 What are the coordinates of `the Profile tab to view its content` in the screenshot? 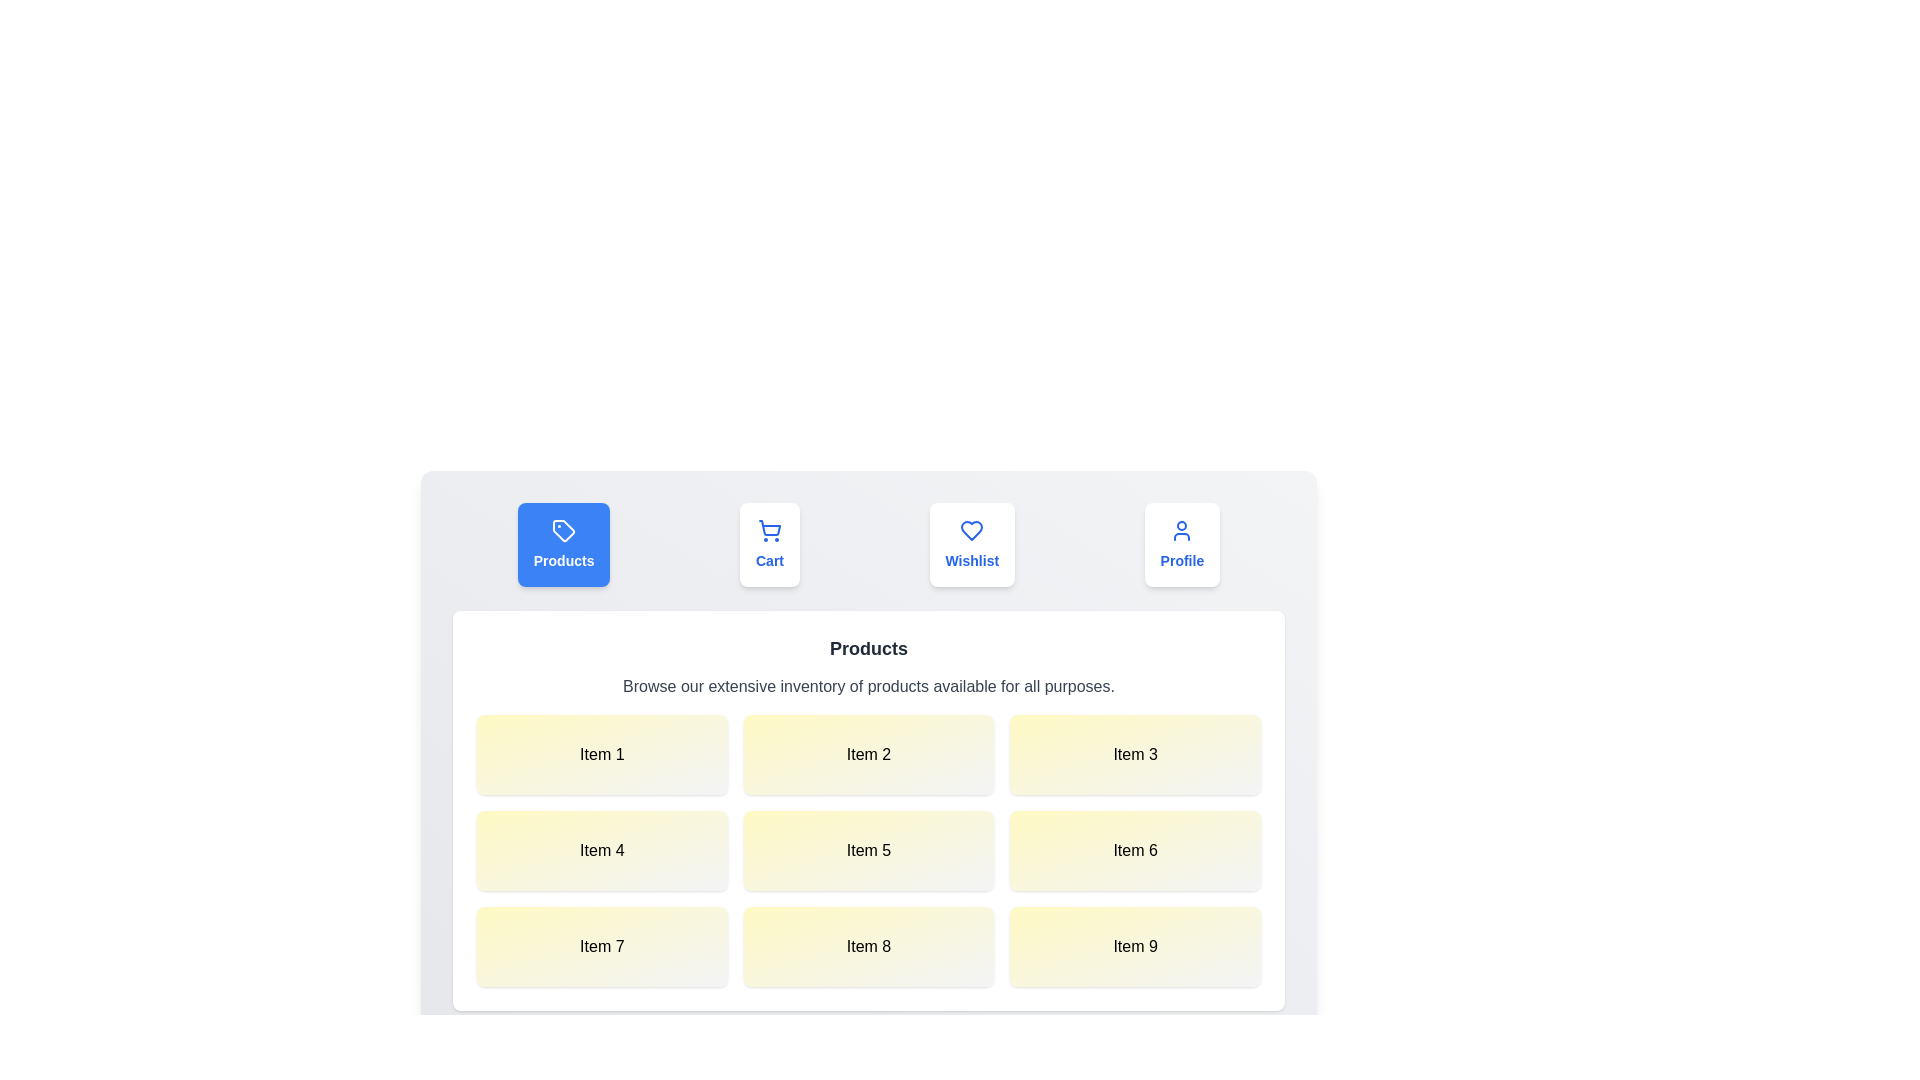 It's located at (1181, 544).